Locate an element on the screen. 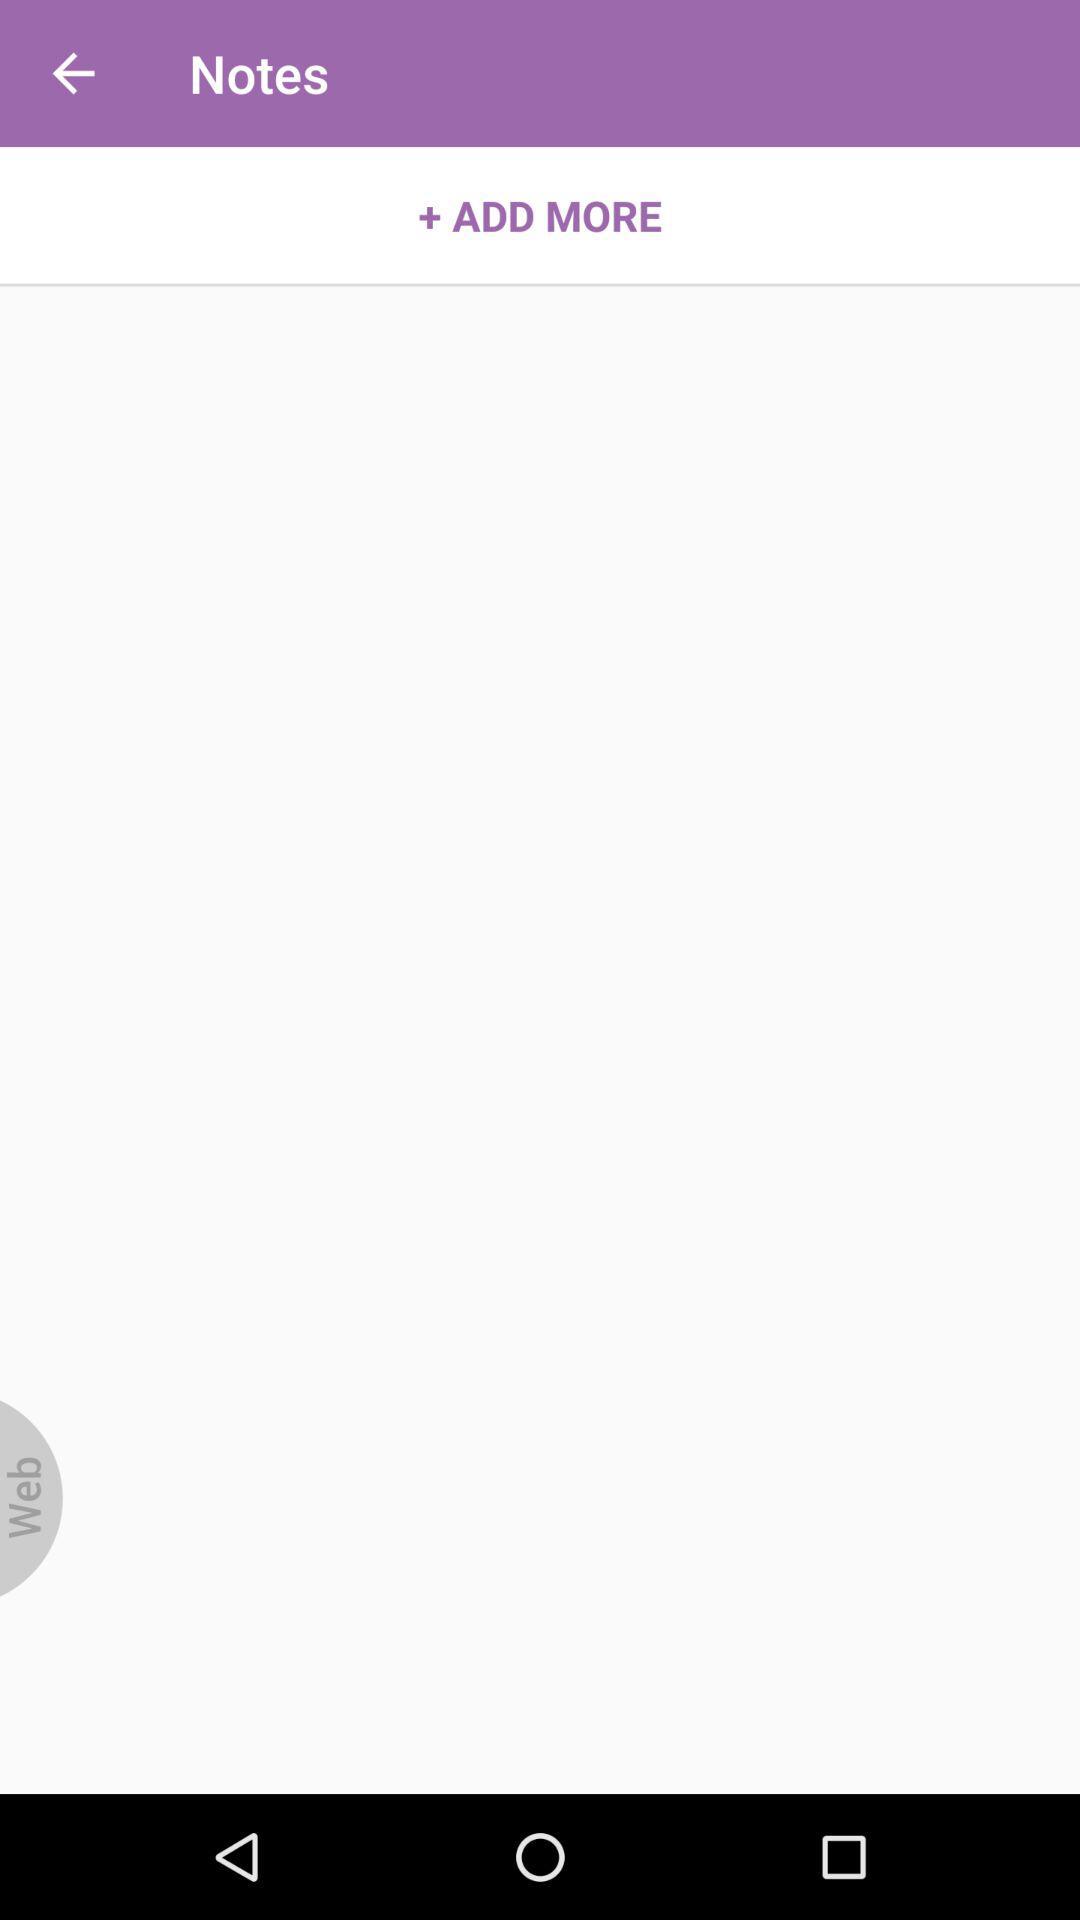 The image size is (1080, 1920). icon above the + add more item is located at coordinates (72, 73).